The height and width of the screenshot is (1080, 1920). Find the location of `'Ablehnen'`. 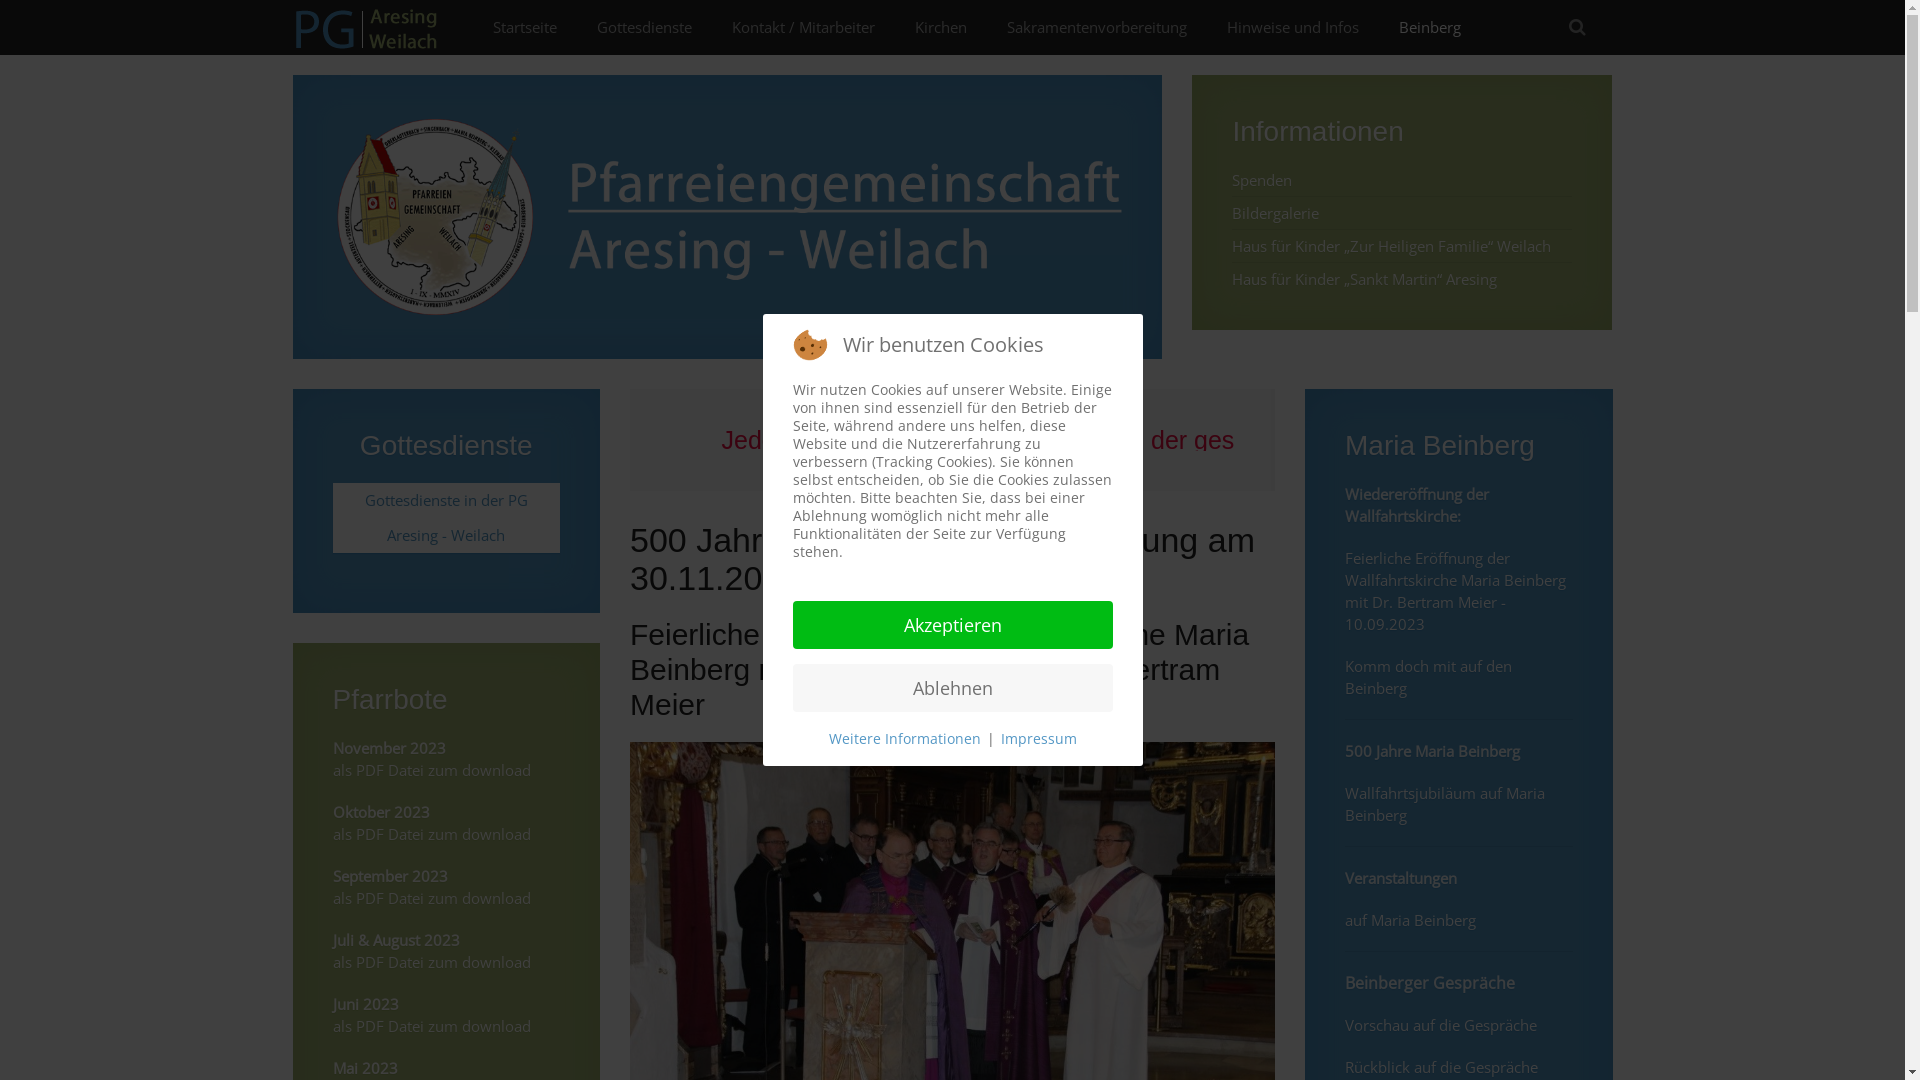

'Ablehnen' is located at coordinates (950, 686).